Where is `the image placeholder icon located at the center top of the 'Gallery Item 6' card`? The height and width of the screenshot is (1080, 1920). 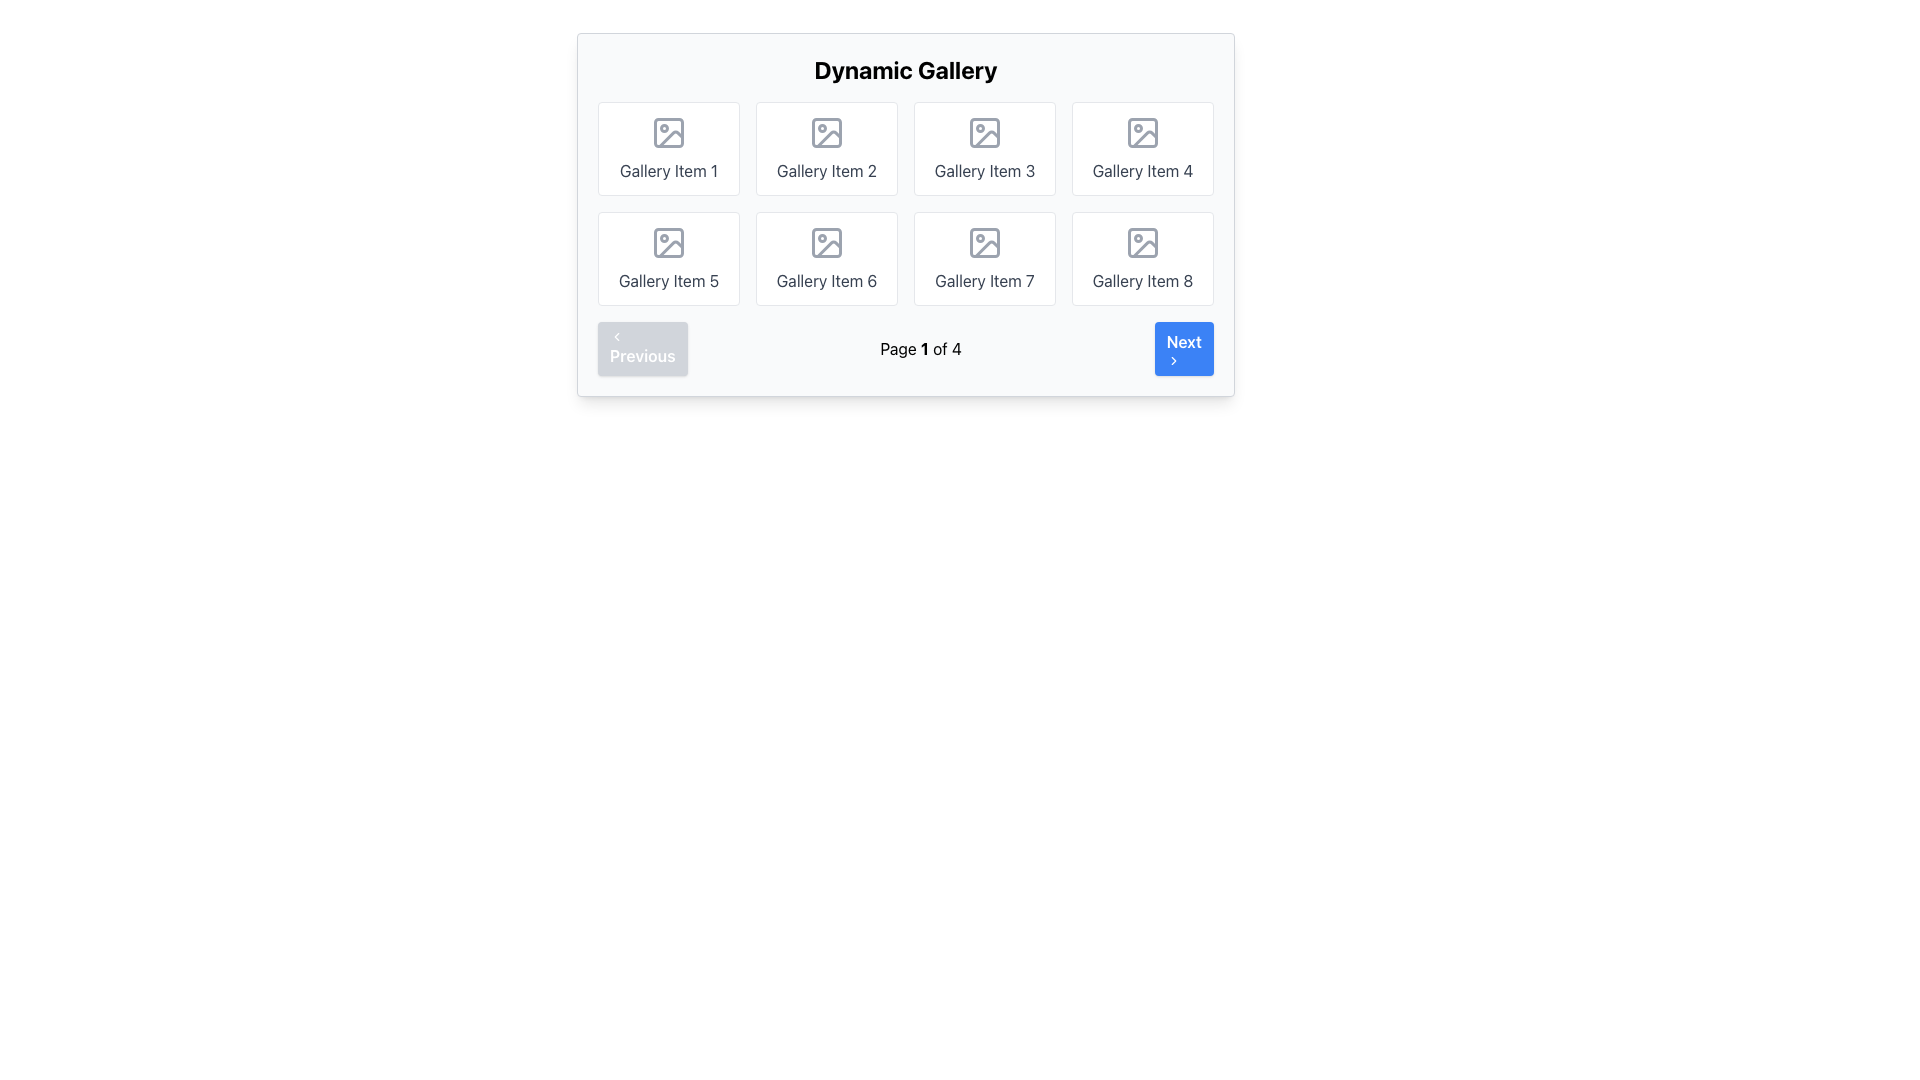 the image placeholder icon located at the center top of the 'Gallery Item 6' card is located at coordinates (826, 242).